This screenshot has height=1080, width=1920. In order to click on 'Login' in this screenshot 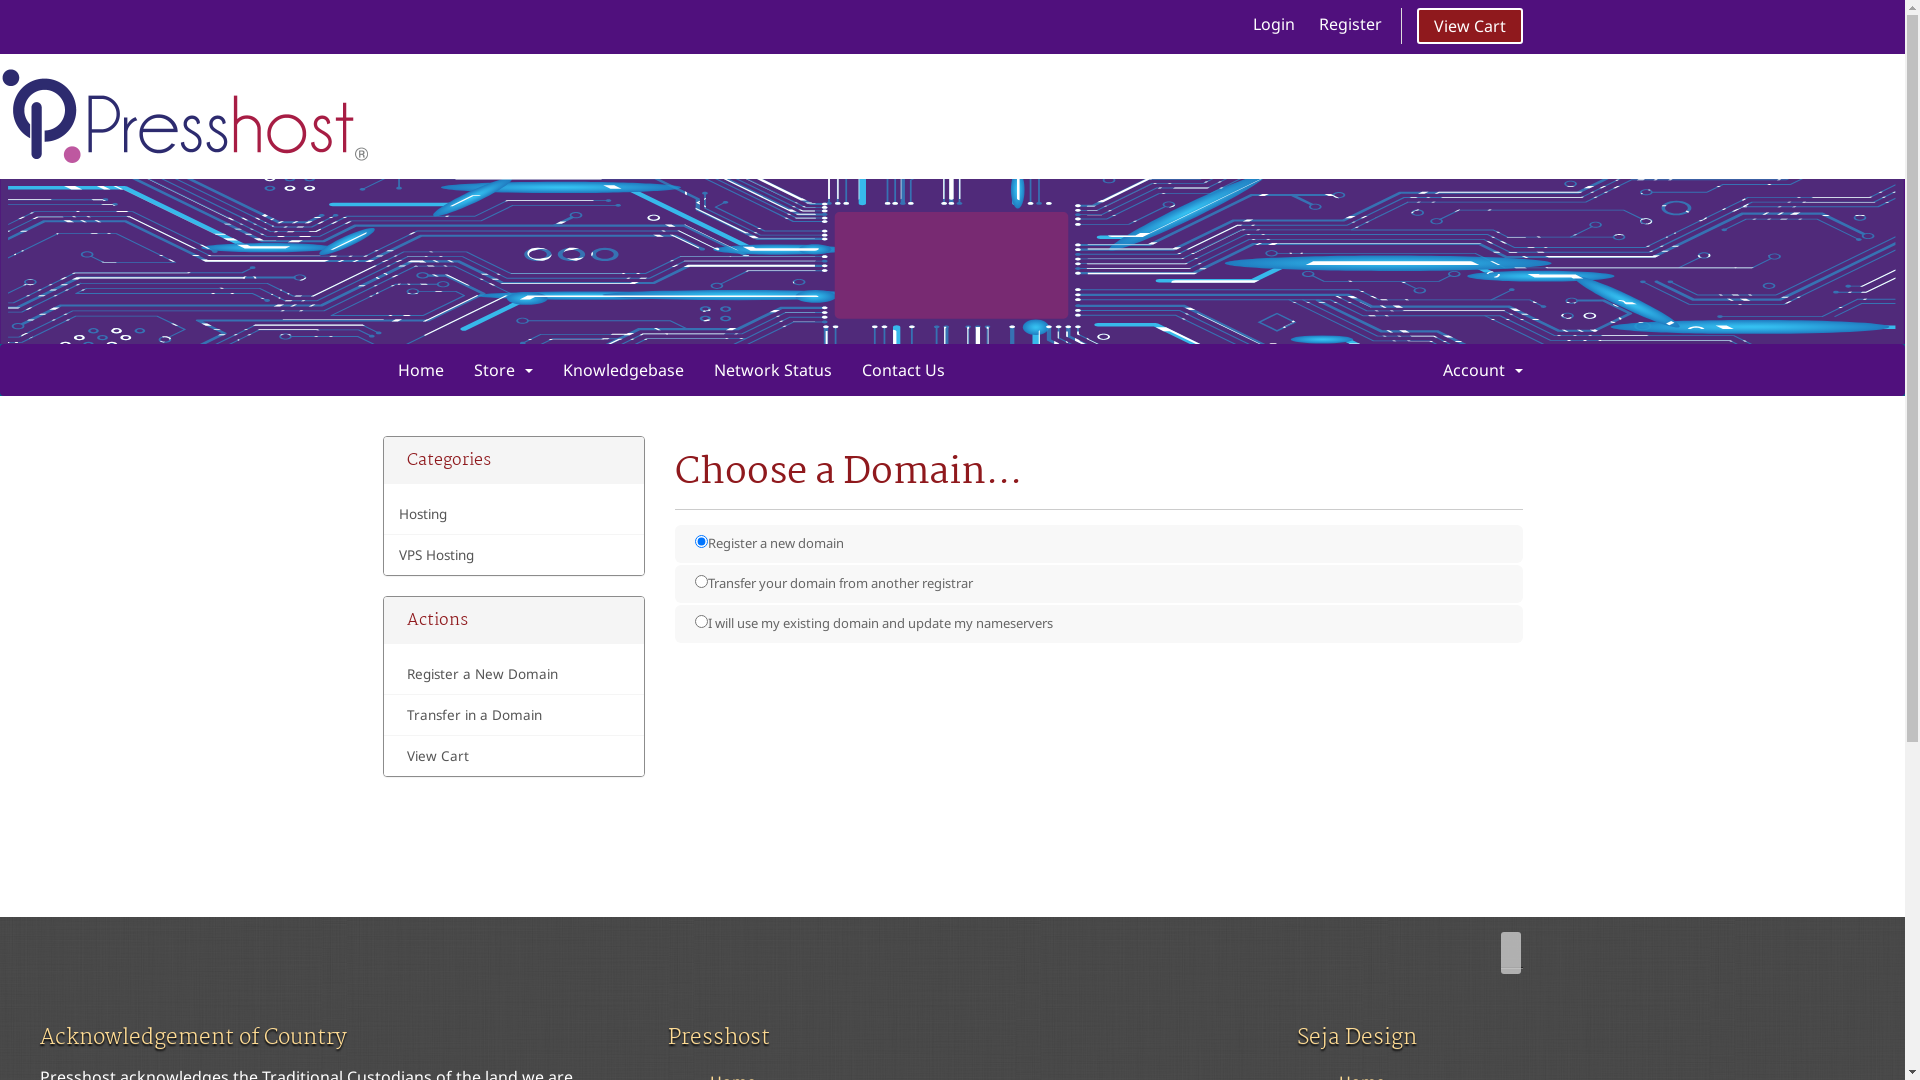, I will do `click(1271, 23)`.